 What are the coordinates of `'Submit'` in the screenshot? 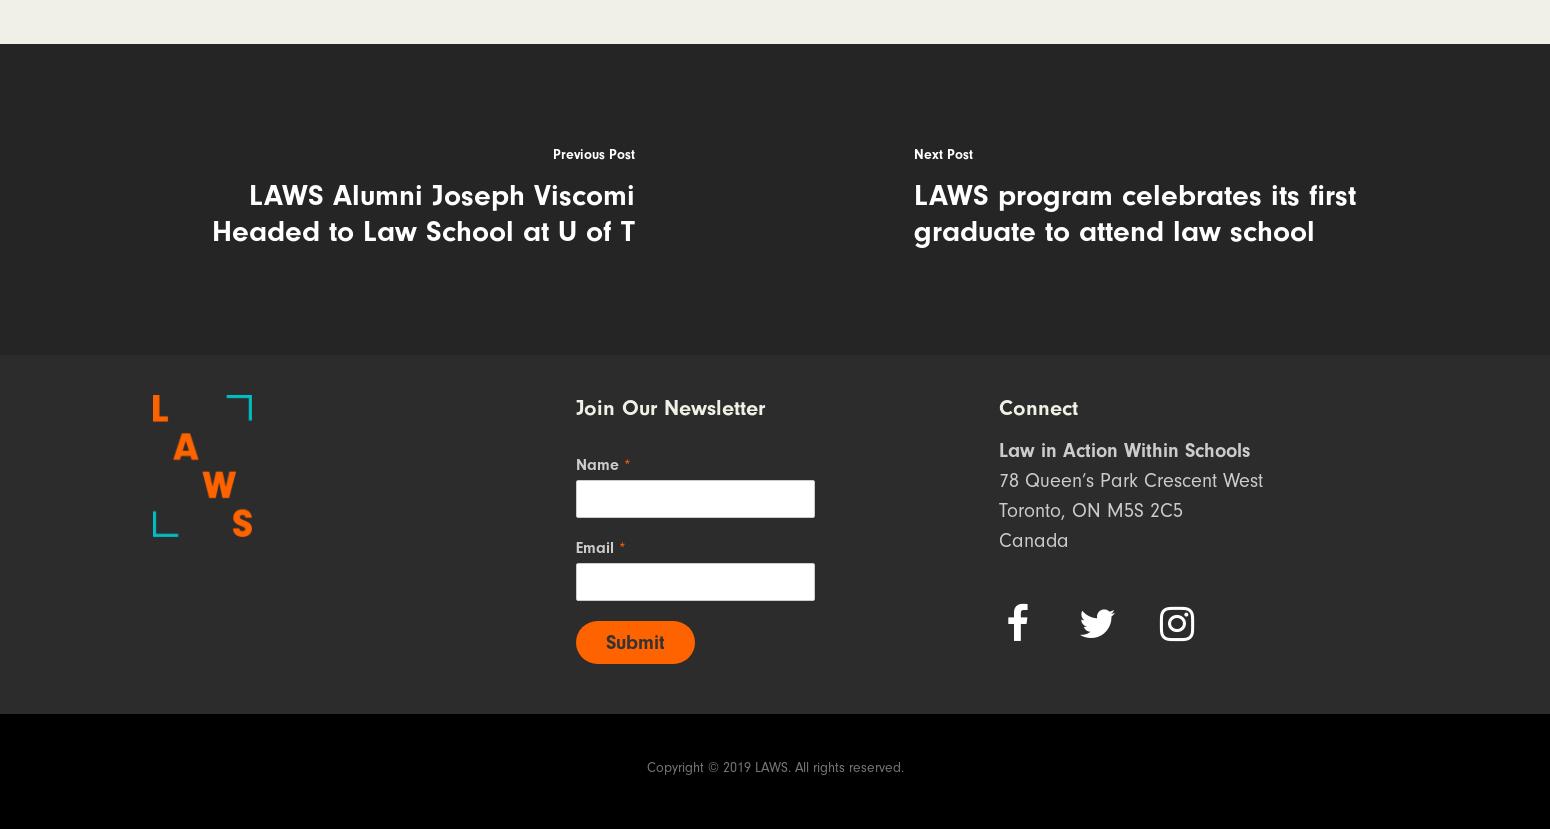 It's located at (633, 641).